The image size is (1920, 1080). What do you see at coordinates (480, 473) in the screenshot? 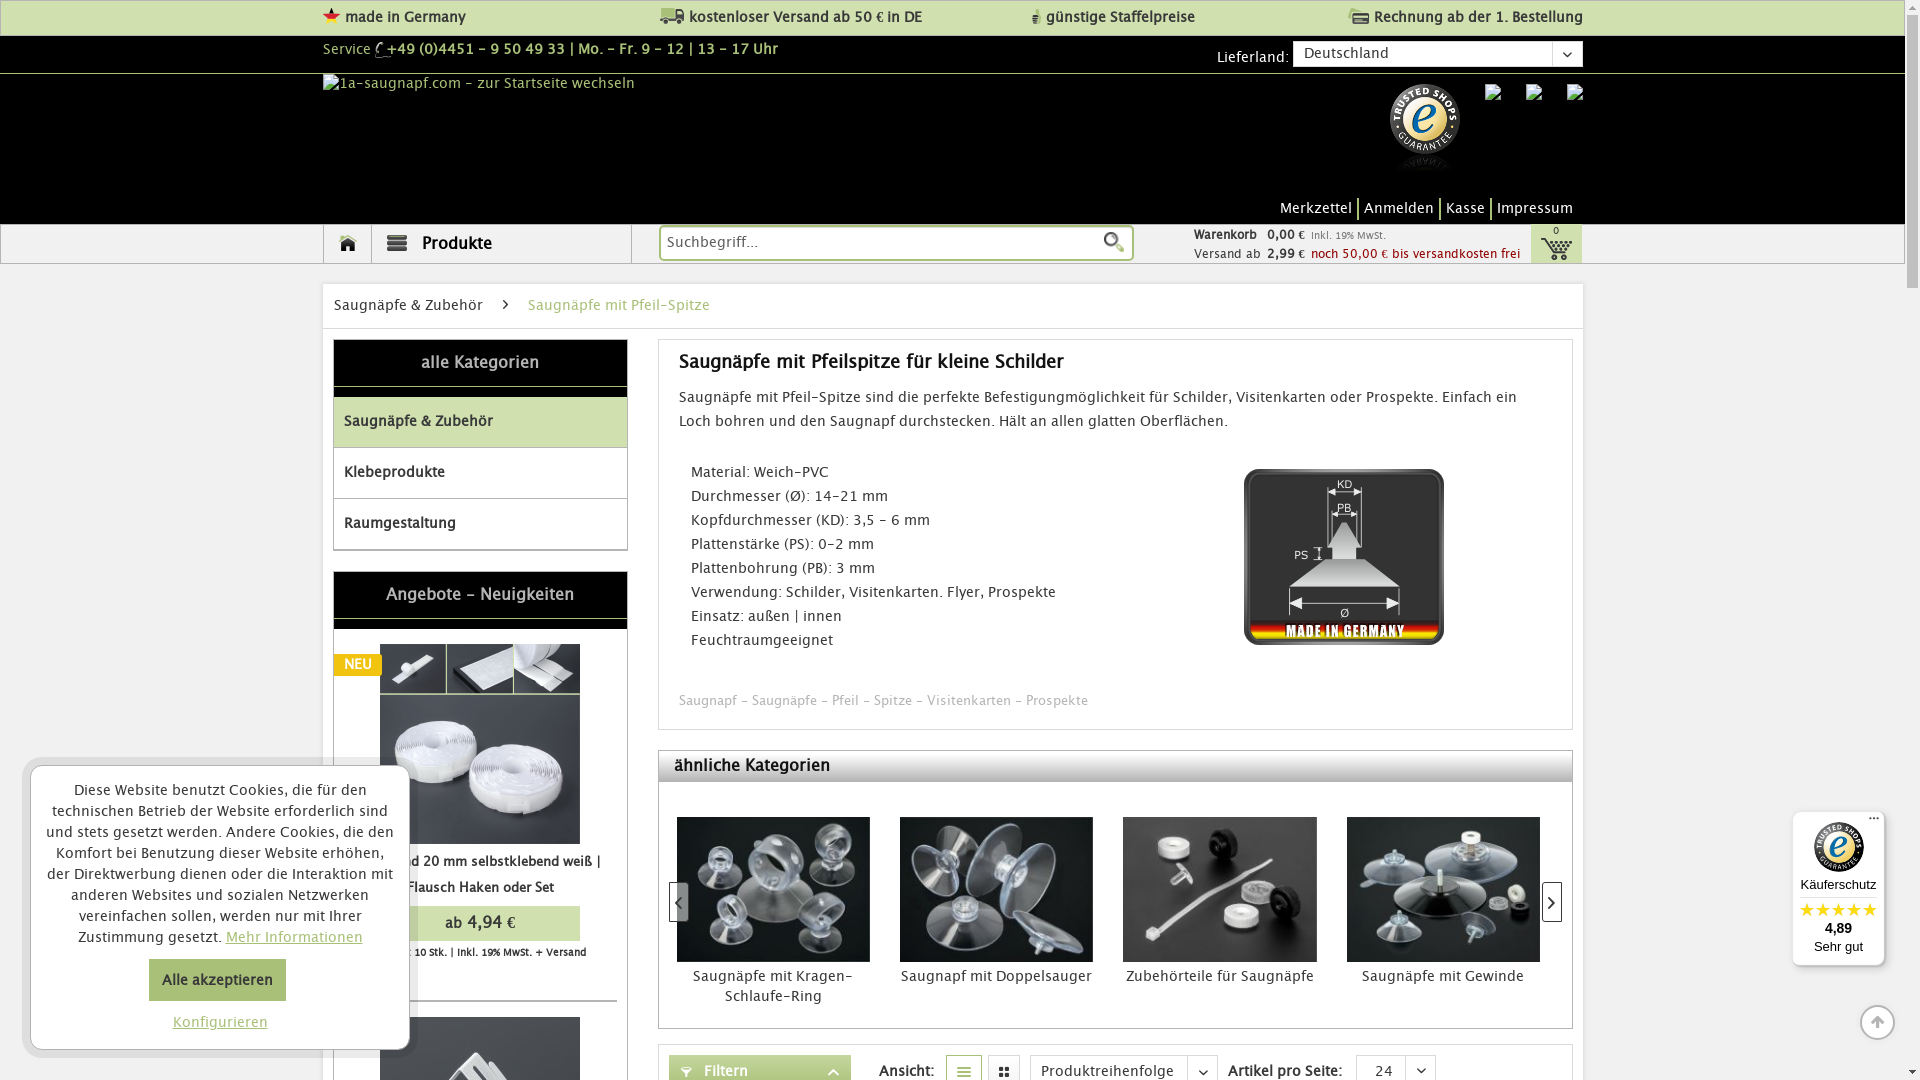
I see `'Klebeprodukte'` at bounding box center [480, 473].